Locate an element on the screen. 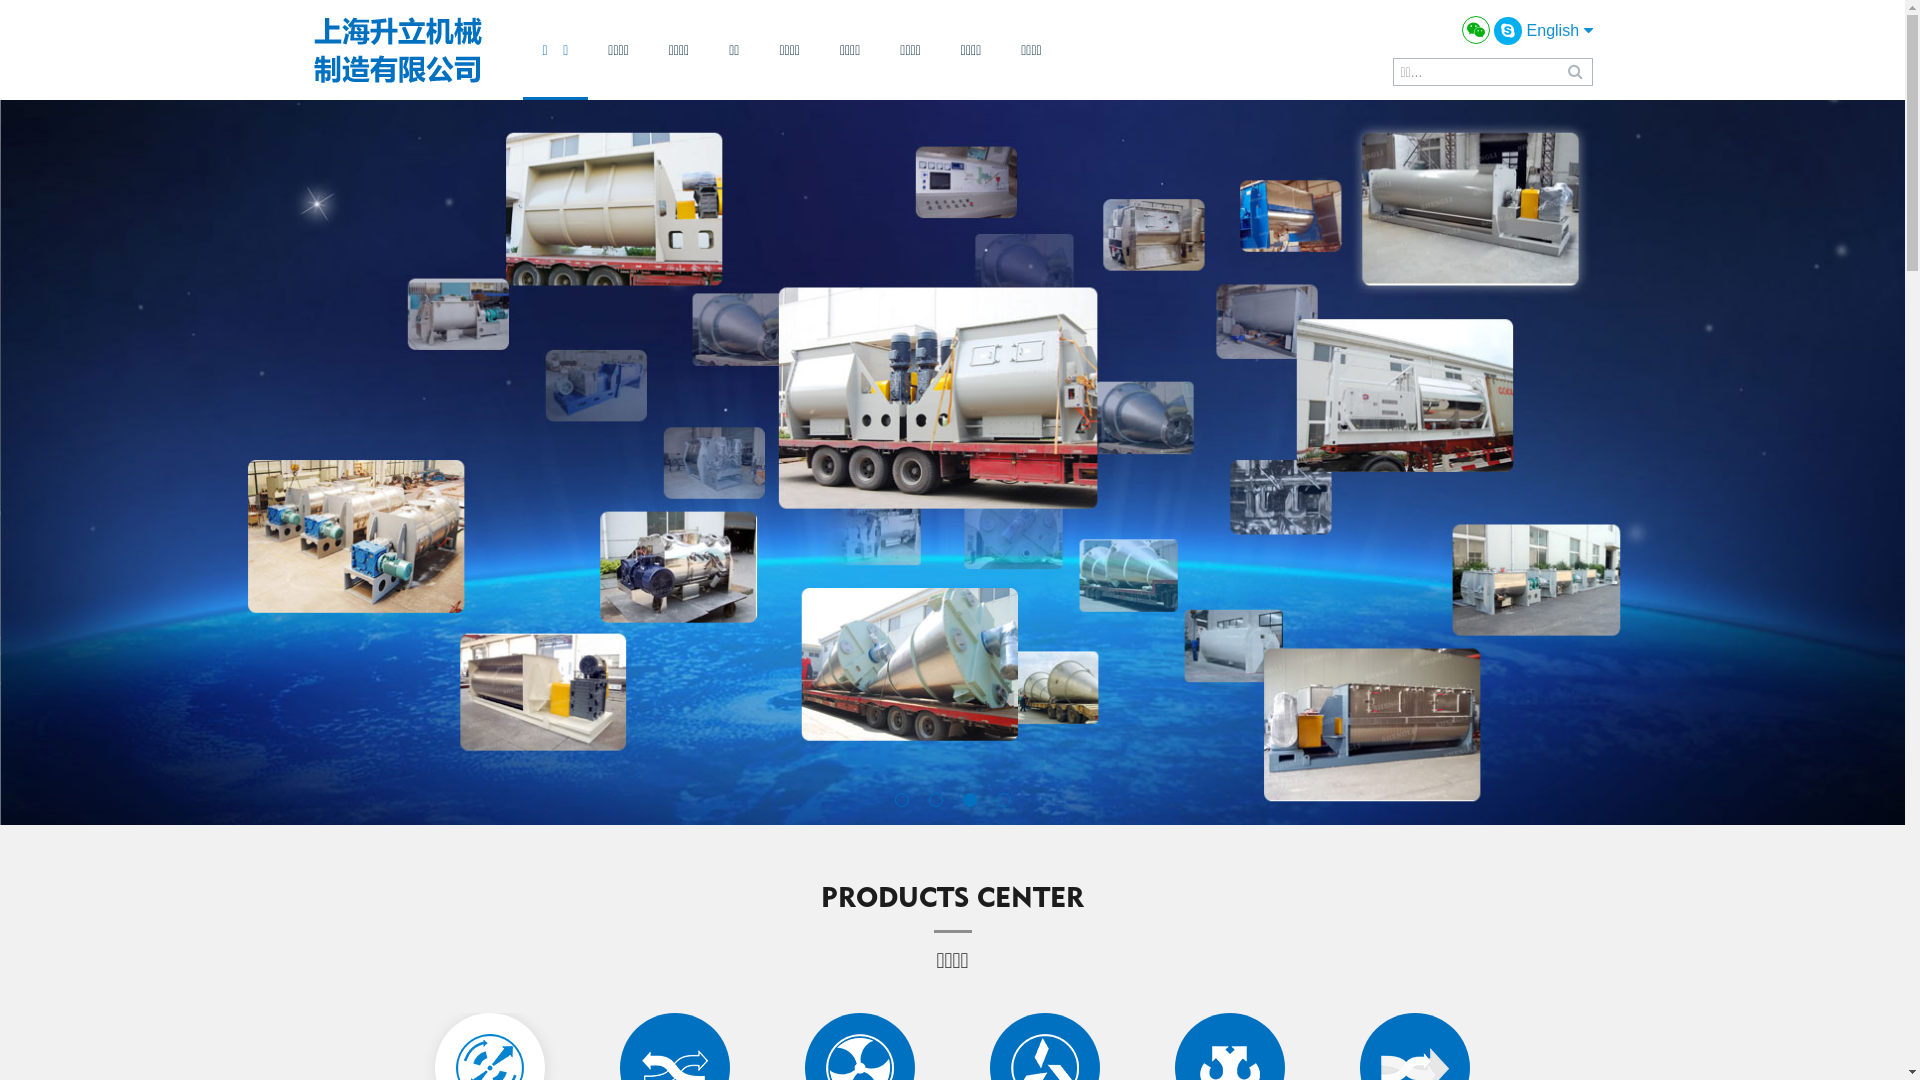 This screenshot has width=1920, height=1080. 'English' is located at coordinates (1559, 30).